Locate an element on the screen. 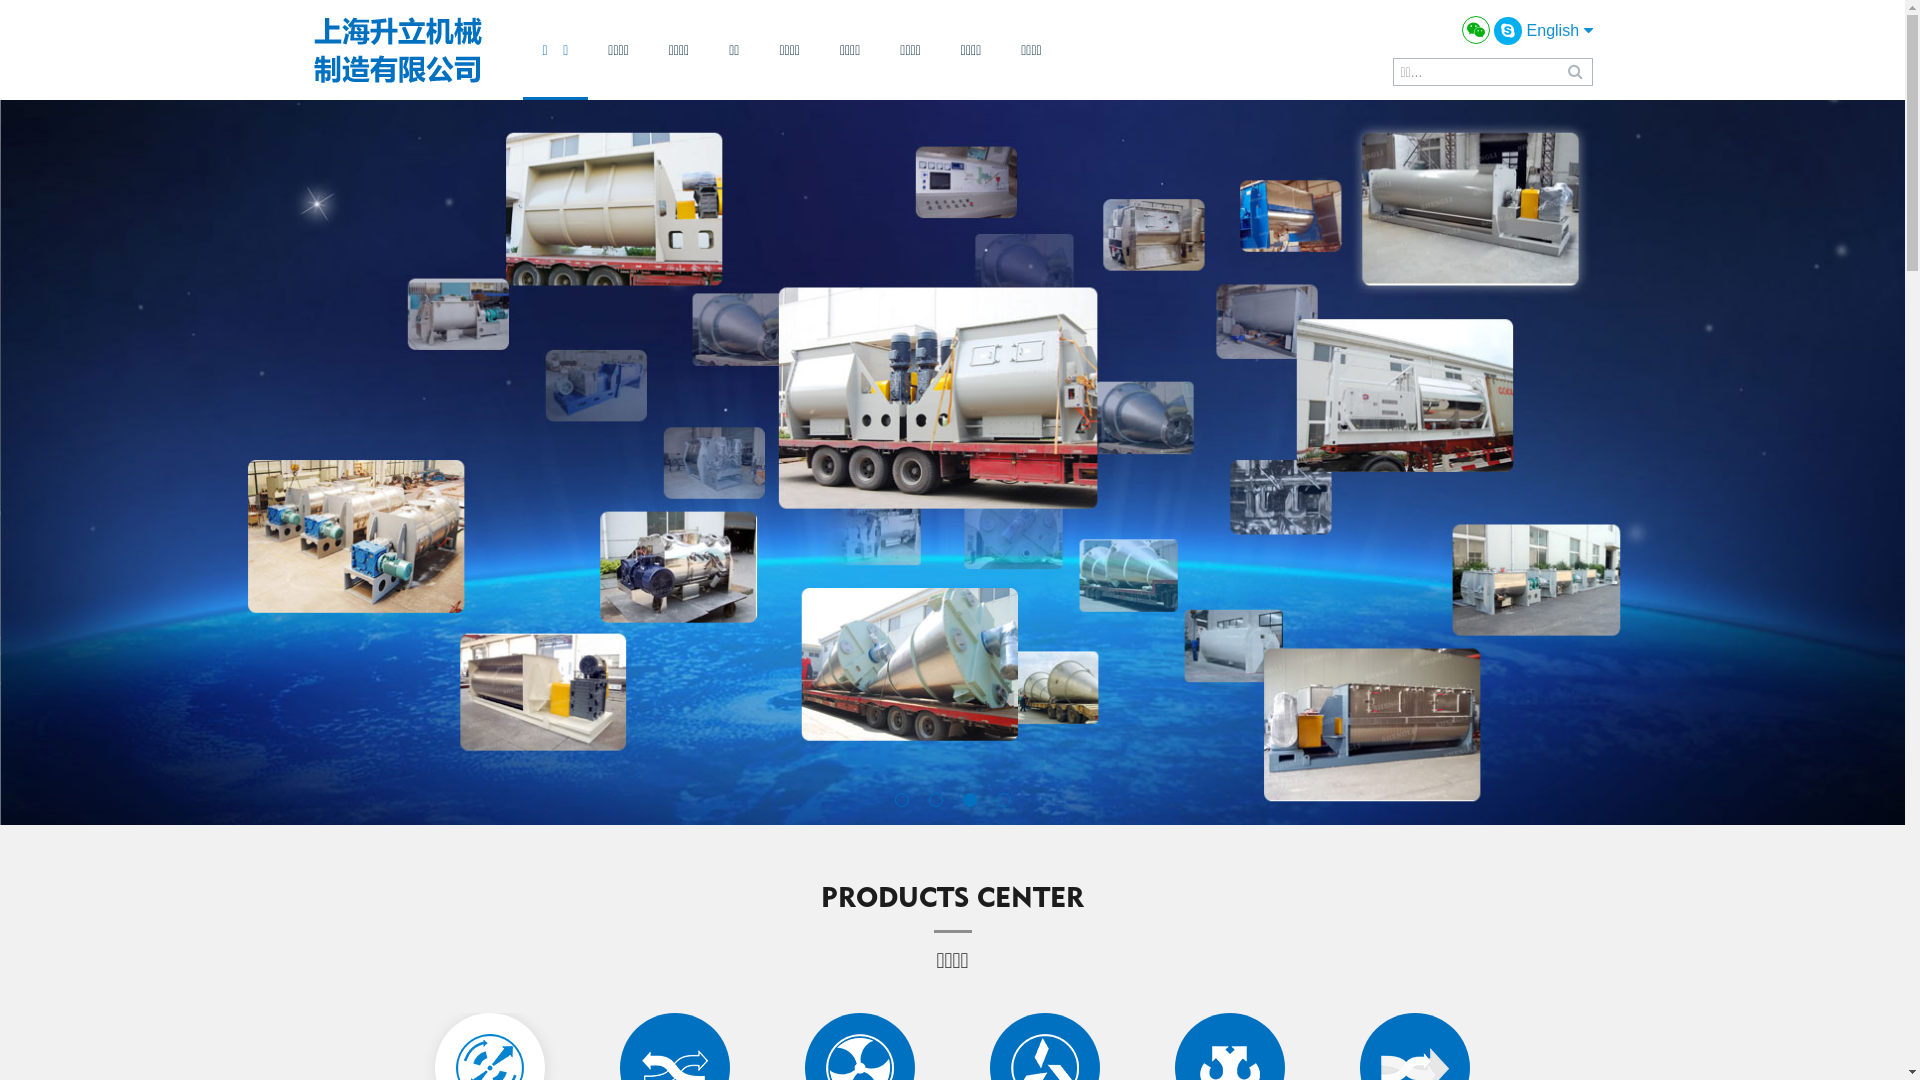 This screenshot has width=1920, height=1080. 'English' is located at coordinates (1559, 30).